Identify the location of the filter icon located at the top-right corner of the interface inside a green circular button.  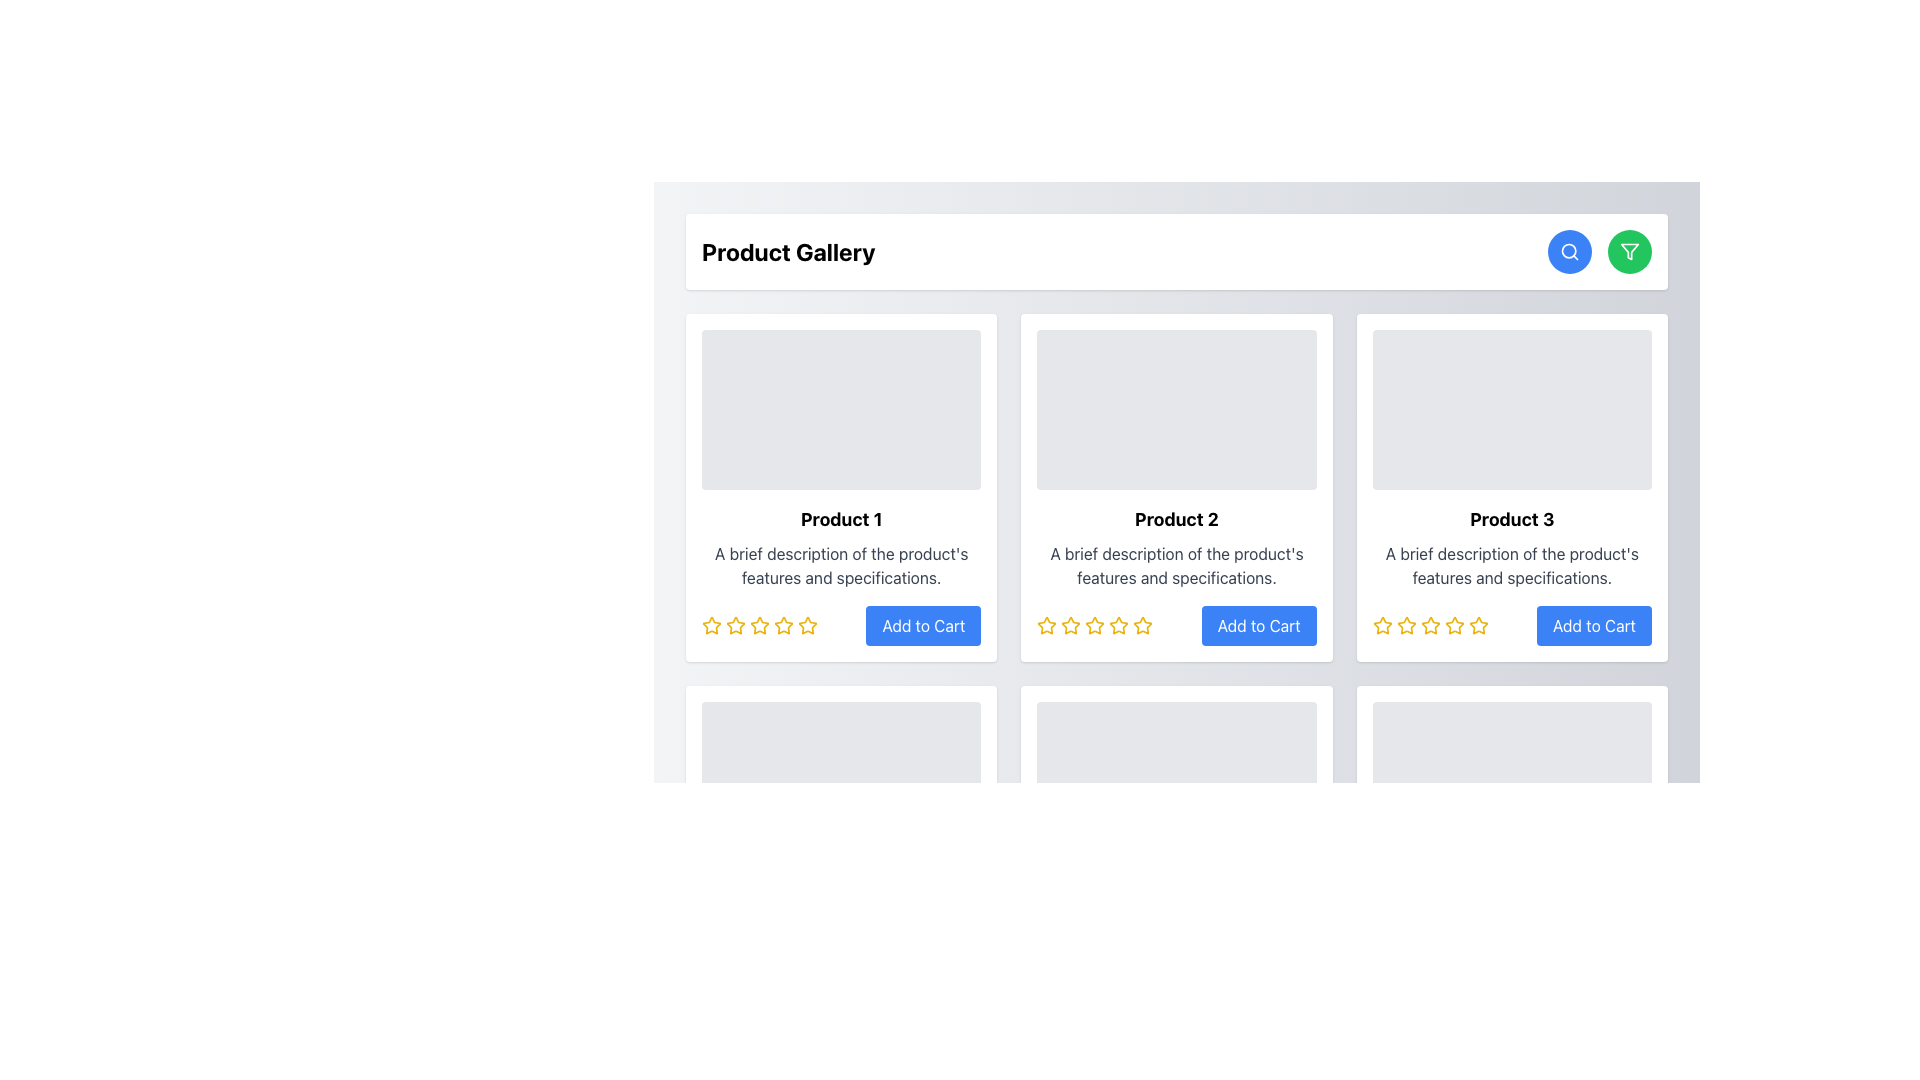
(1630, 250).